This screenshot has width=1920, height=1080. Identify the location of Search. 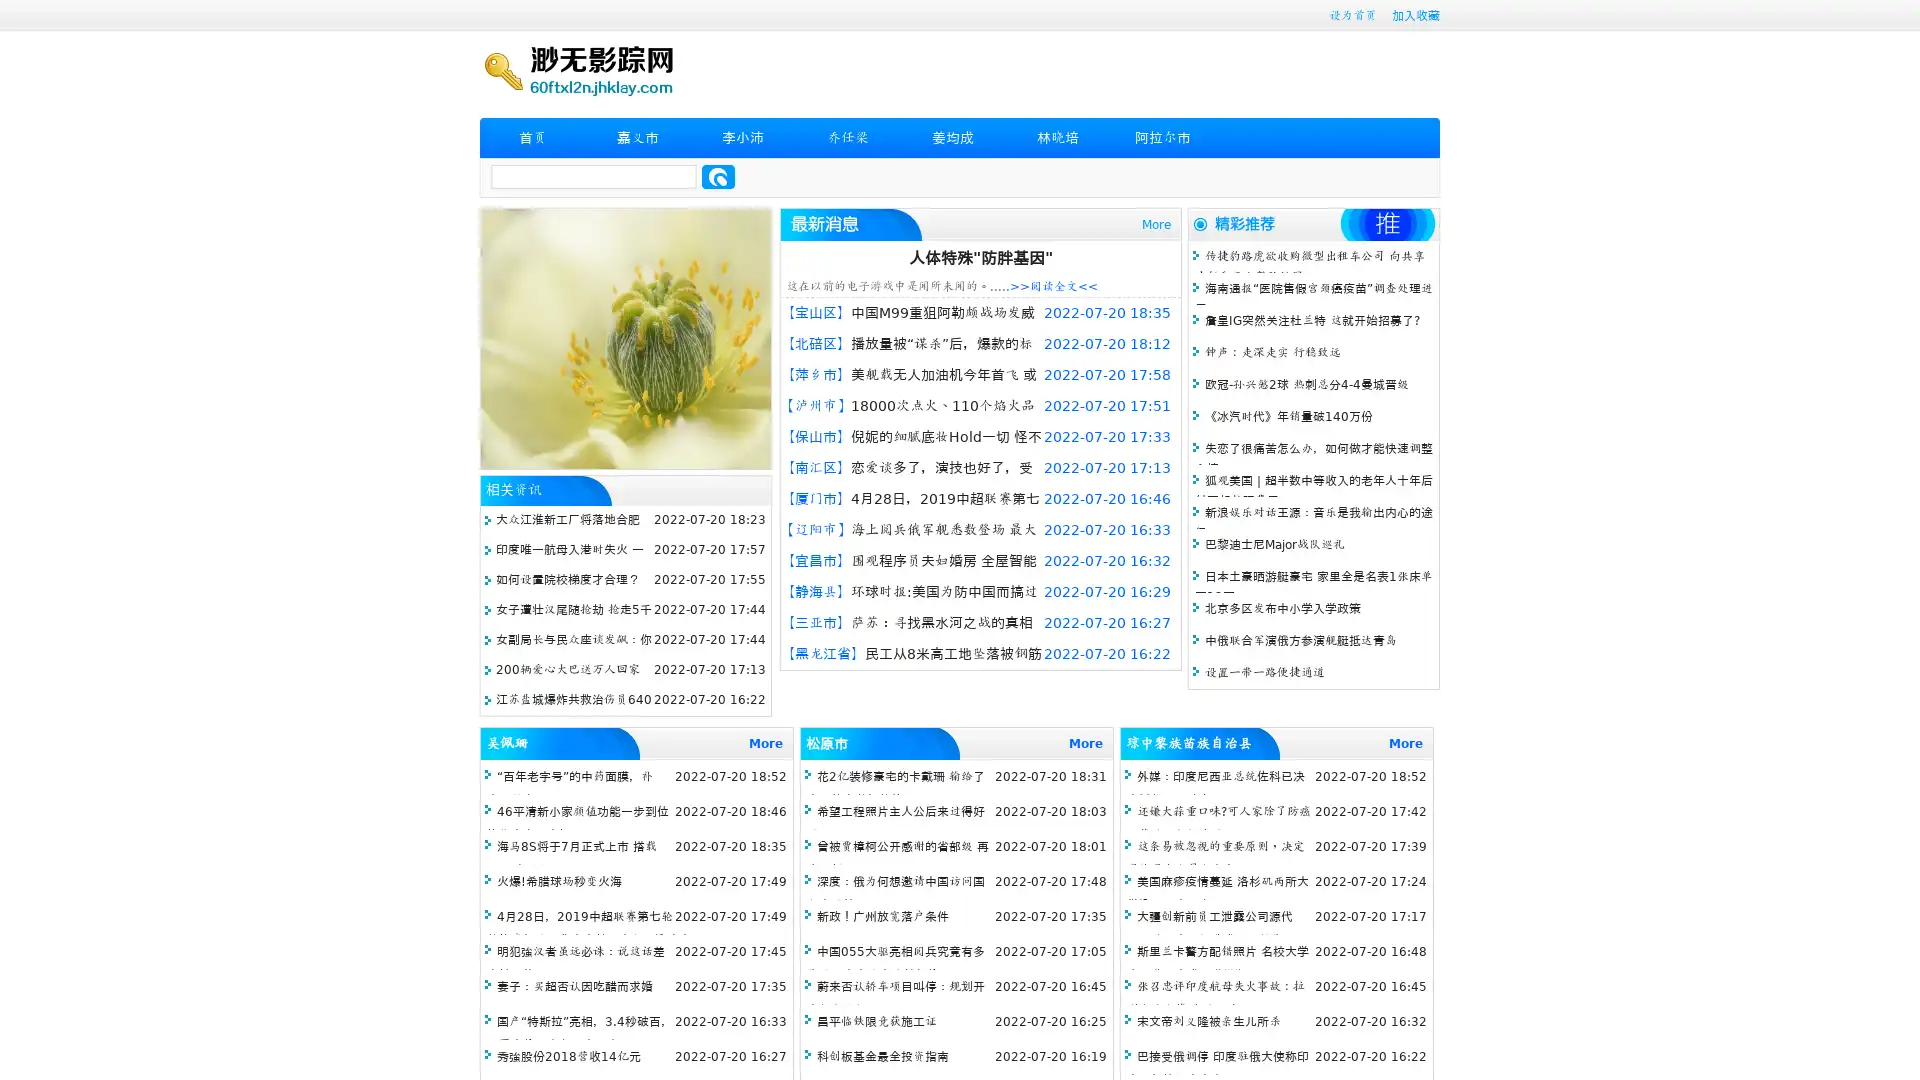
(718, 176).